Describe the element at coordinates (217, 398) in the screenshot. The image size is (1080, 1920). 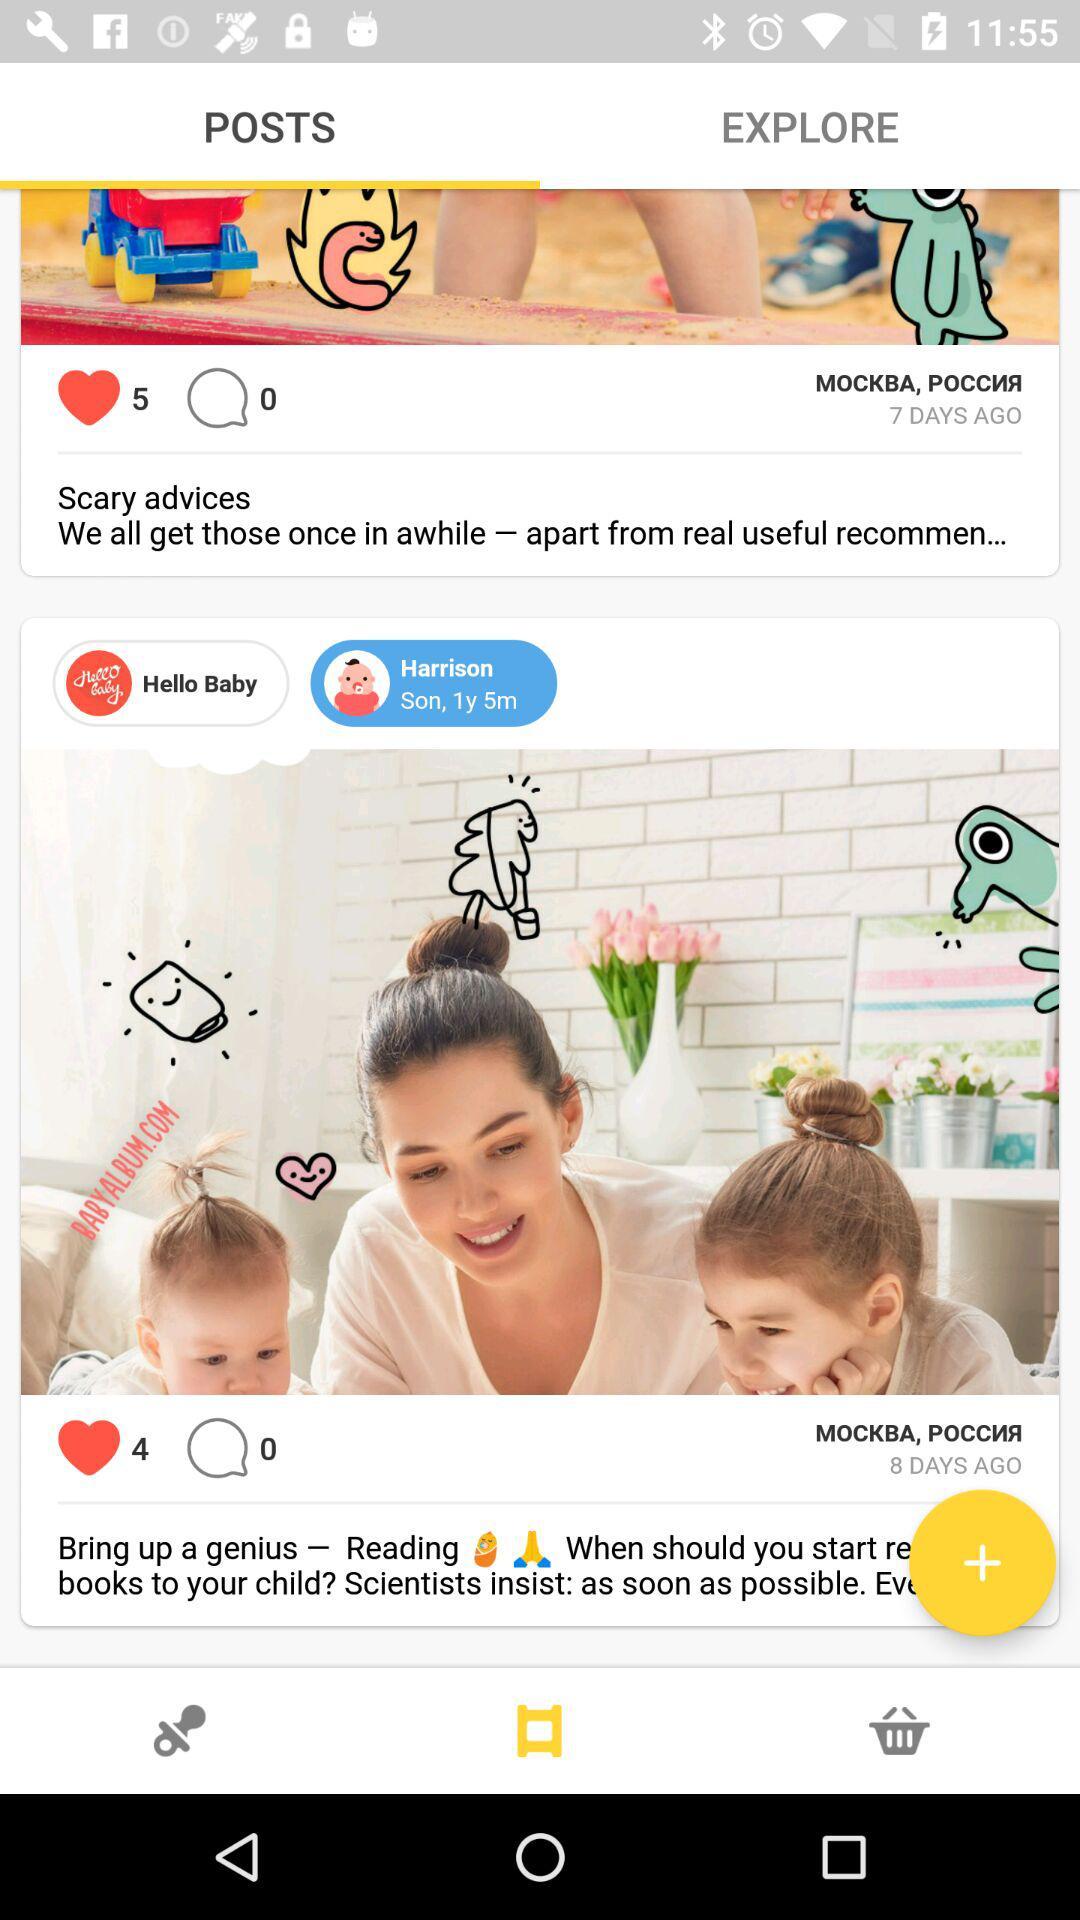
I see `comment` at that location.